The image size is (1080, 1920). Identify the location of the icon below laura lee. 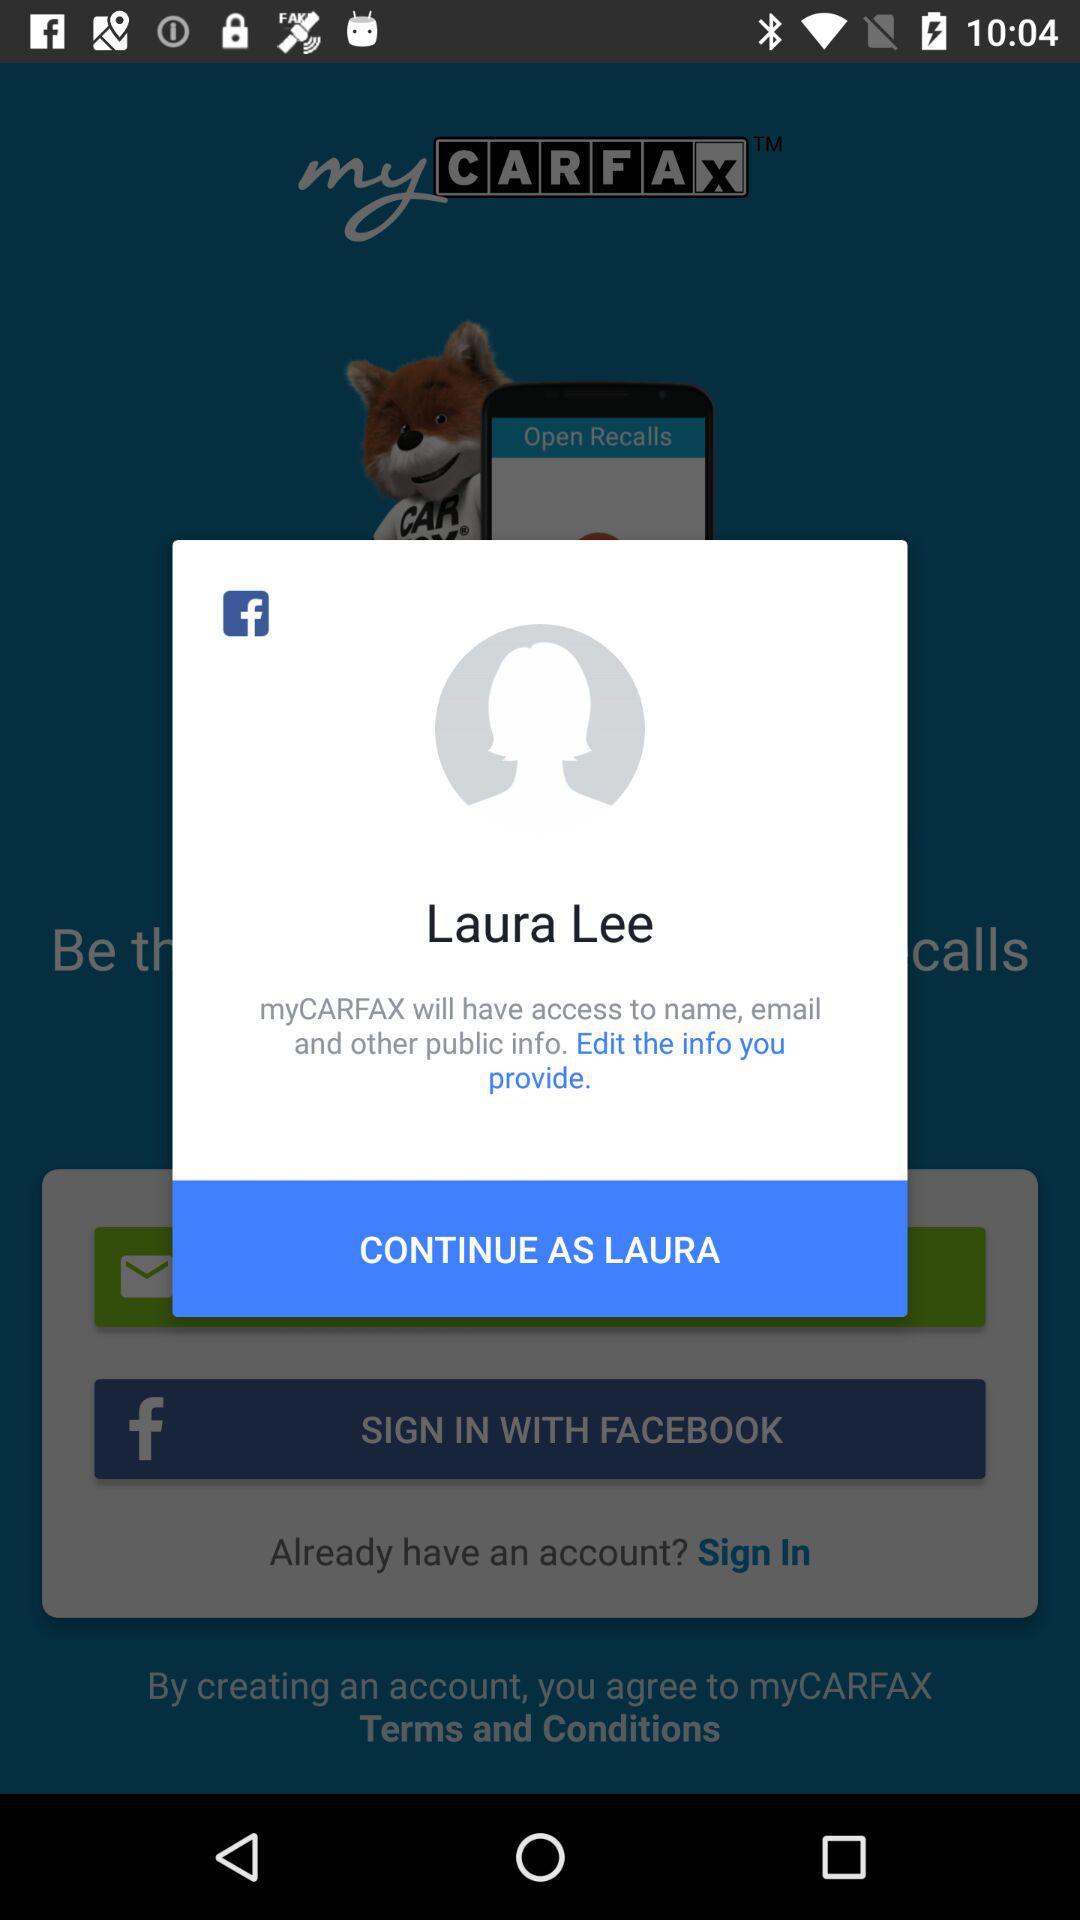
(540, 1041).